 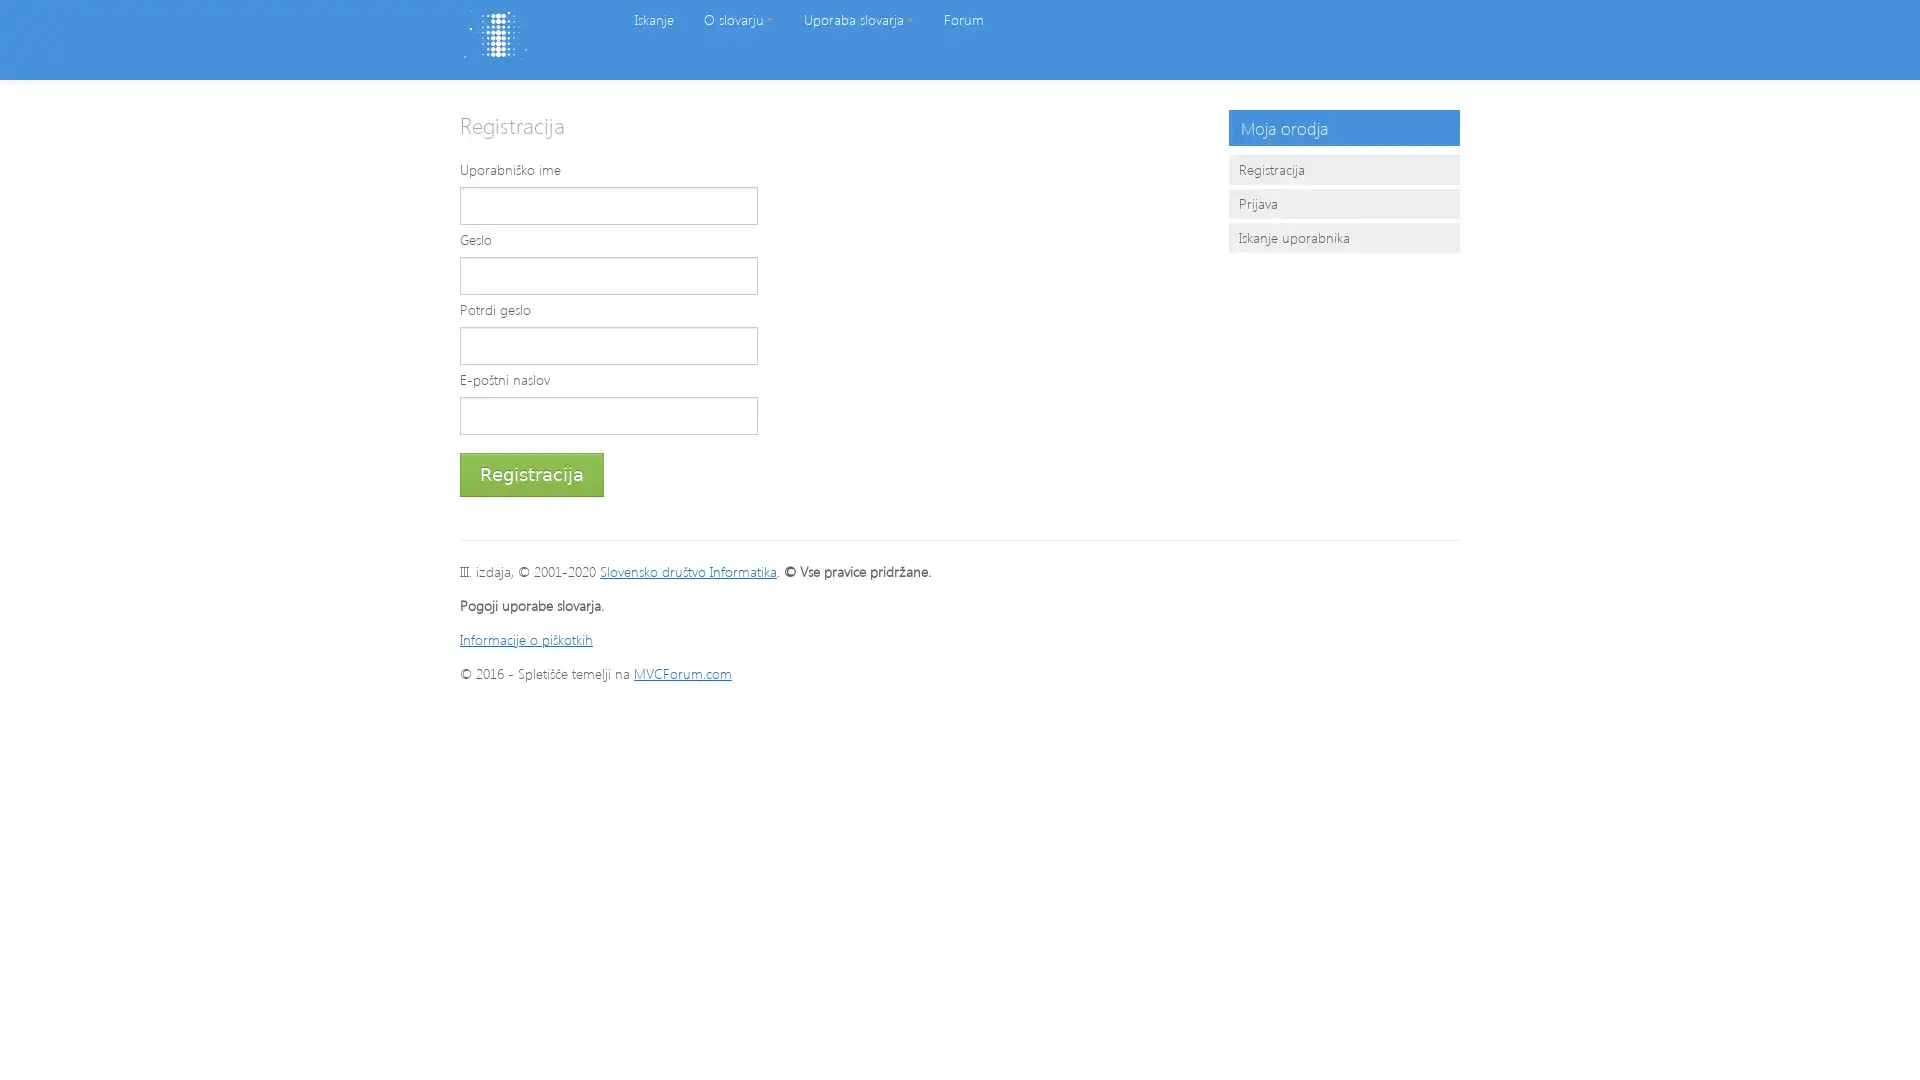 What do you see at coordinates (532, 474) in the screenshot?
I see `Registracija` at bounding box center [532, 474].